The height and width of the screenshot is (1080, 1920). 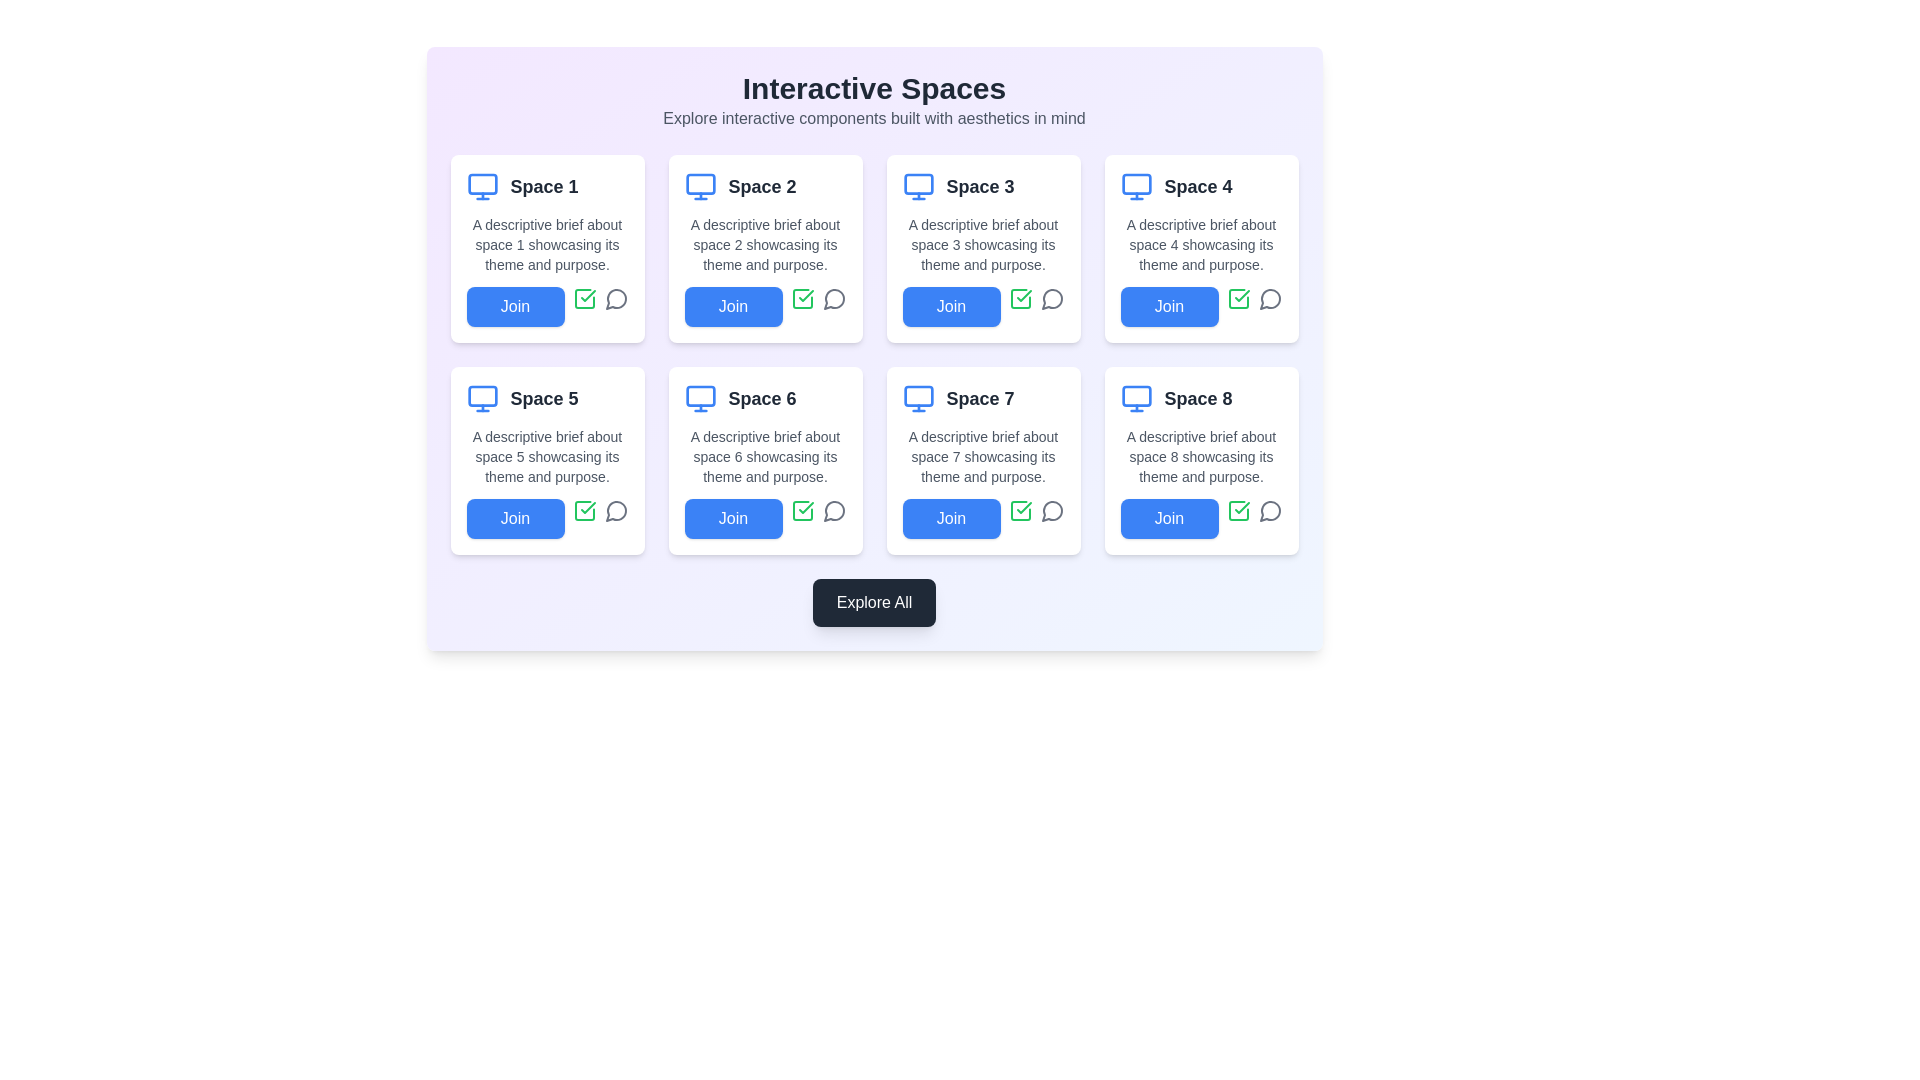 What do you see at coordinates (1200, 518) in the screenshot?
I see `the blue 'Join' button with rounded corners located in the 'Space 8' card, positioned next to a green checkmark and a gray speech bubble, to join the space` at bounding box center [1200, 518].